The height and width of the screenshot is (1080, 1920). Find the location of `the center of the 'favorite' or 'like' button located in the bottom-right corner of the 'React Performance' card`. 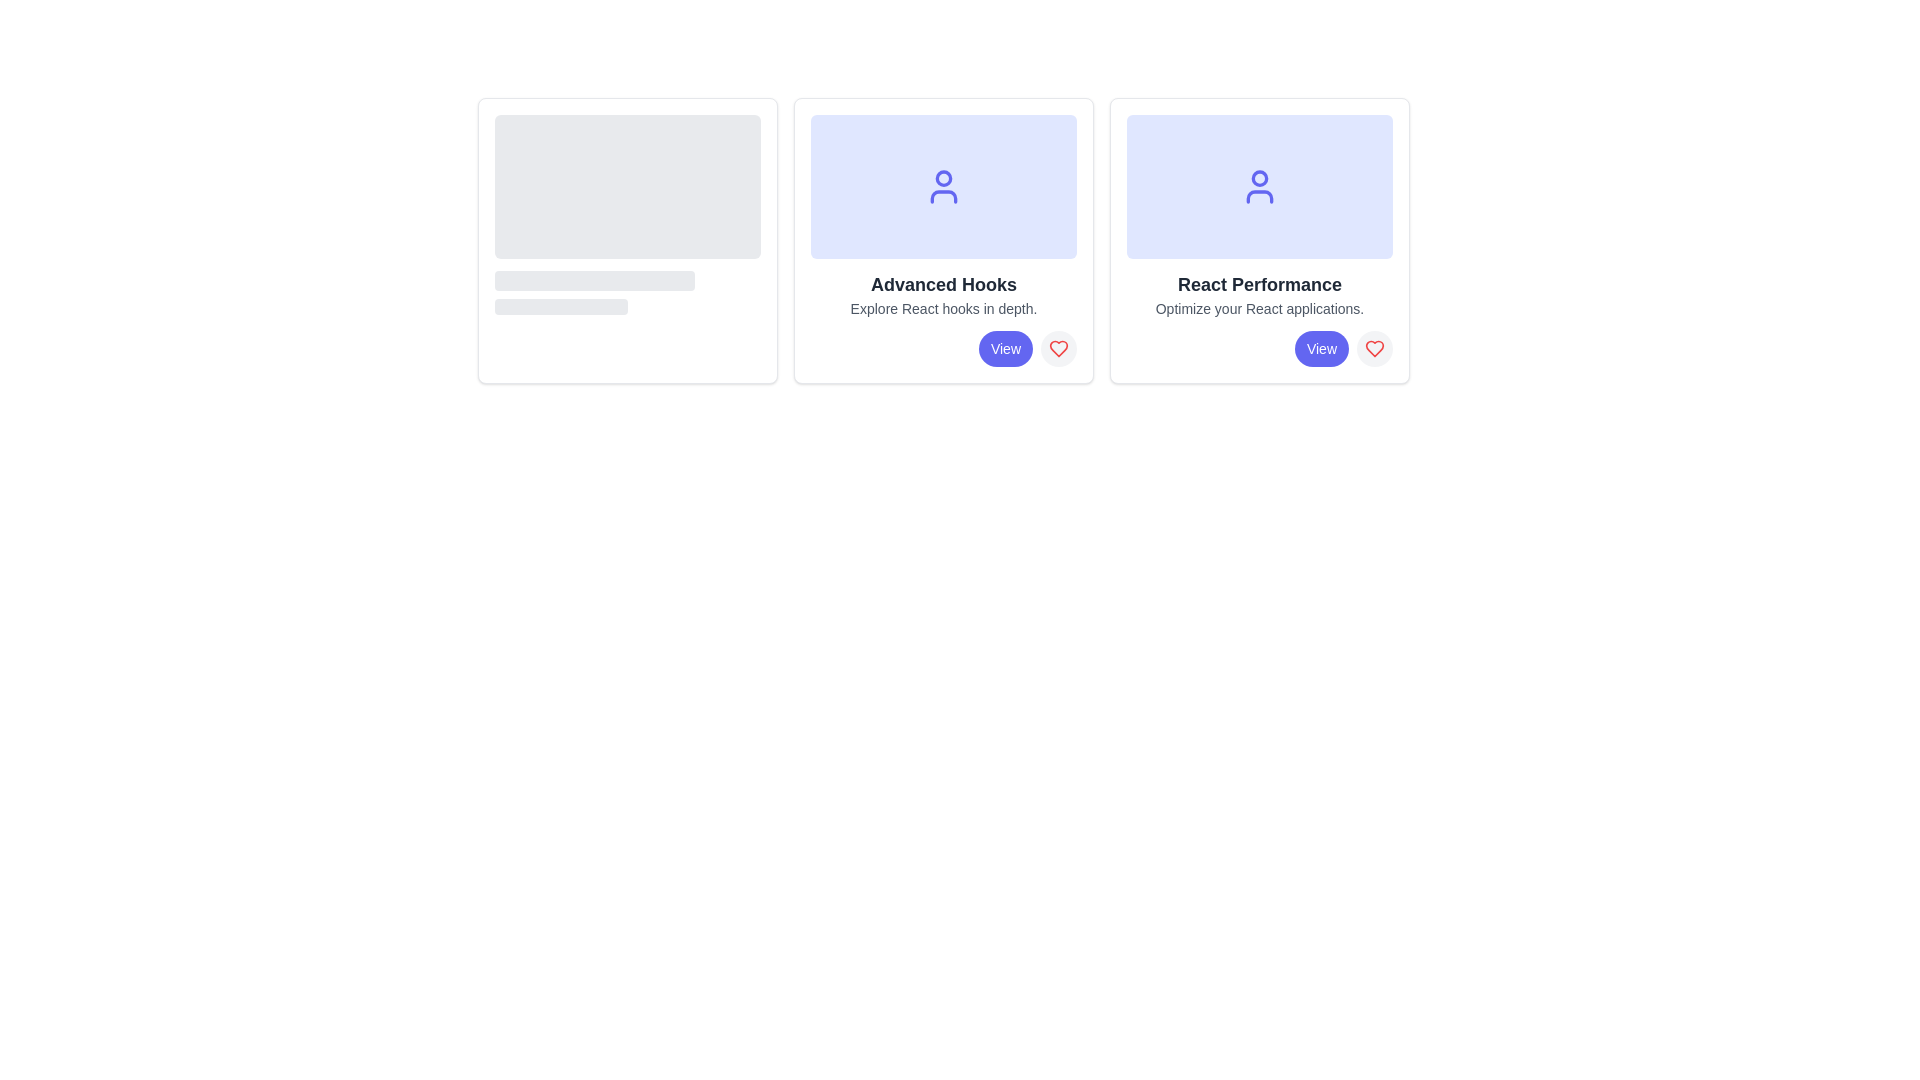

the center of the 'favorite' or 'like' button located in the bottom-right corner of the 'React Performance' card is located at coordinates (1373, 347).